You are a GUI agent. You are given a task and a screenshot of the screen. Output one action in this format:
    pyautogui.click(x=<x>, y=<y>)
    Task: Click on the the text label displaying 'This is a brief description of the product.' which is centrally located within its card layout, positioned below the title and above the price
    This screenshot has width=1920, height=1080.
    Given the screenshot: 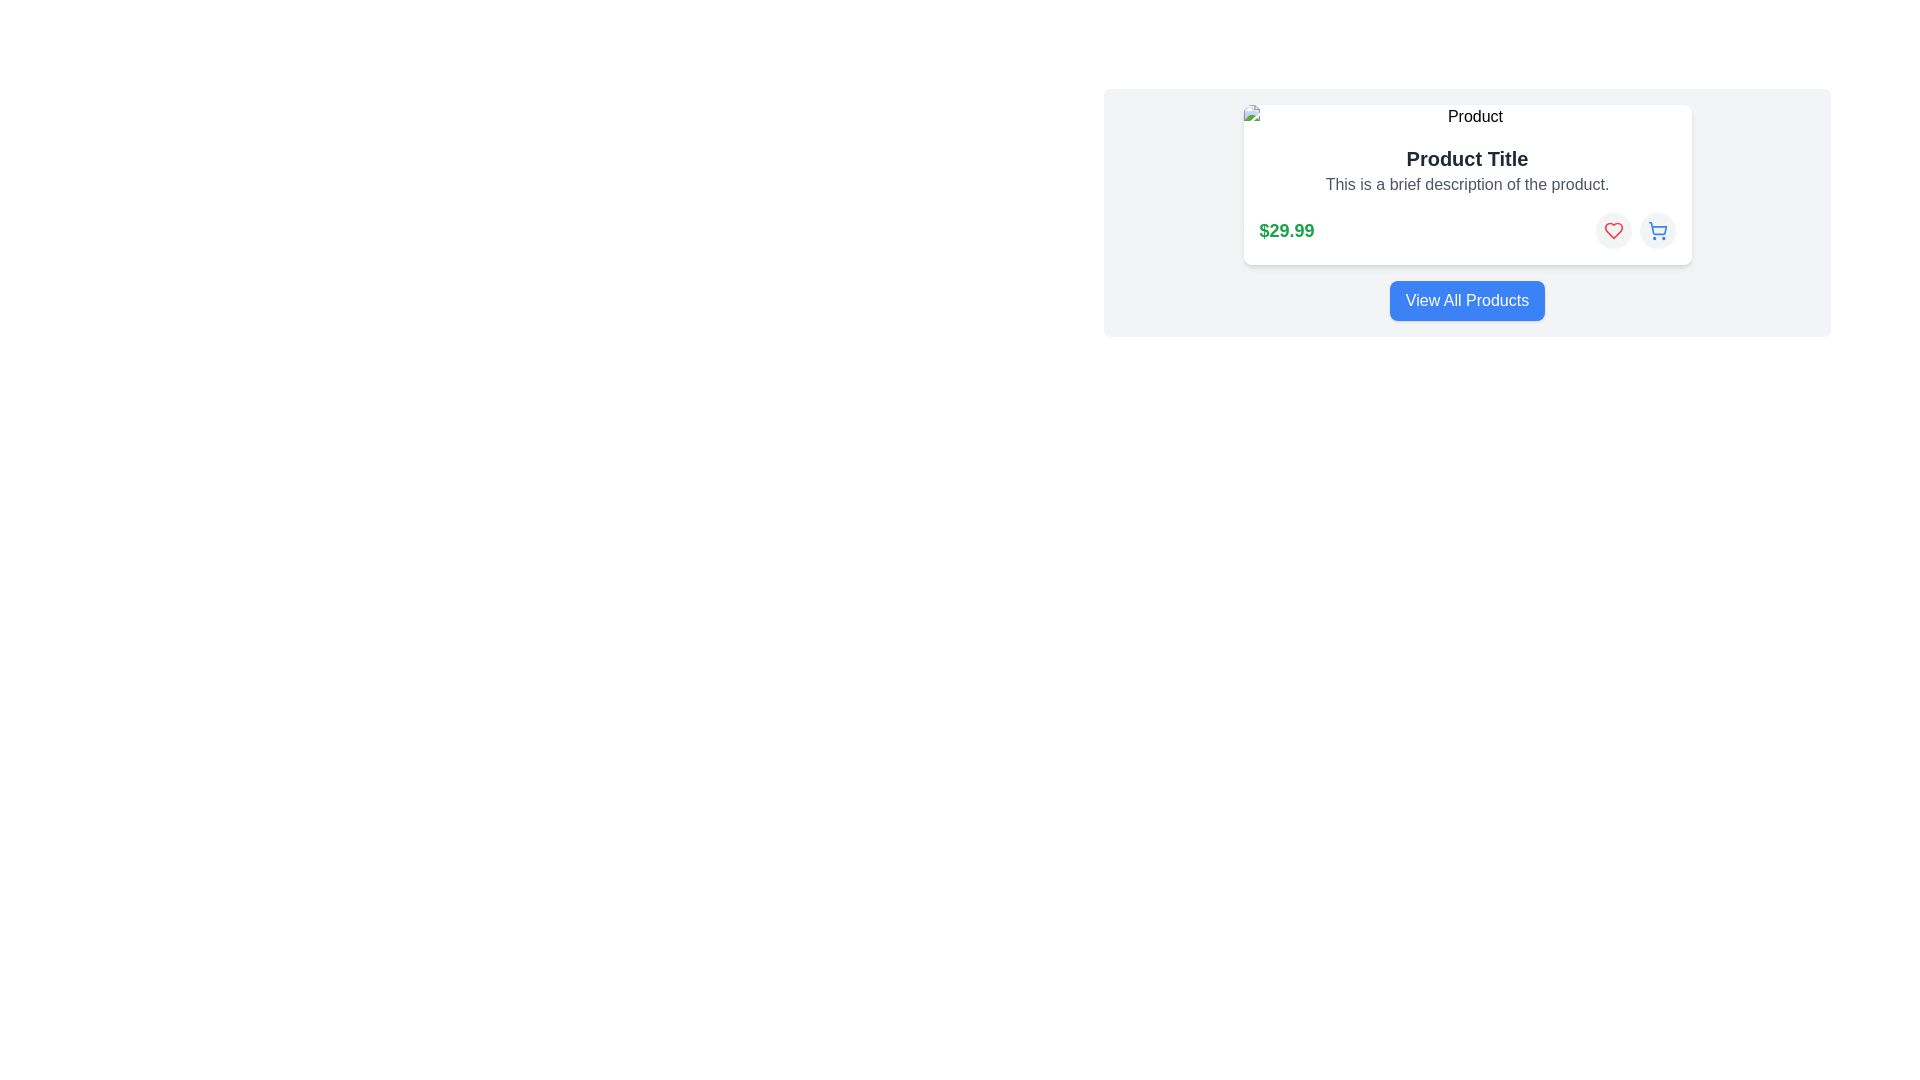 What is the action you would take?
    pyautogui.click(x=1467, y=185)
    